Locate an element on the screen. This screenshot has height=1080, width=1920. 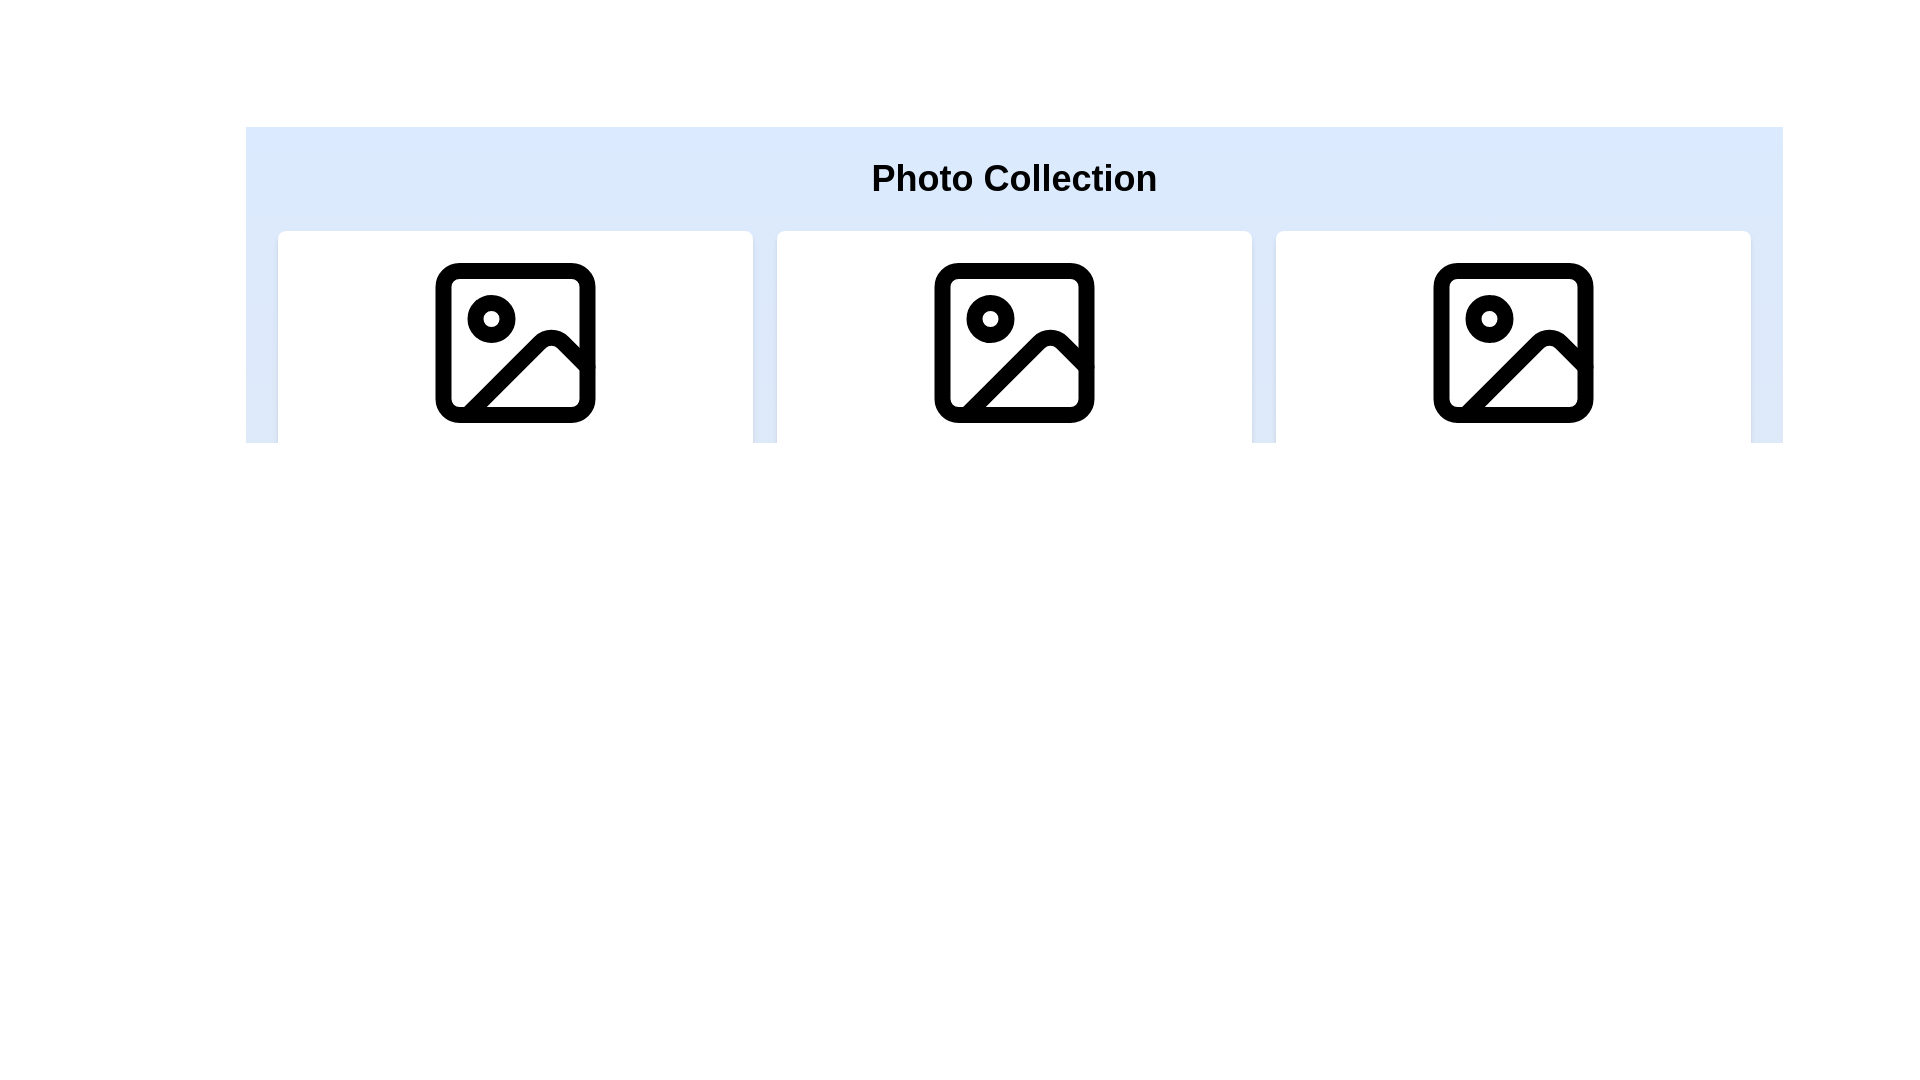
the first card in the sequence, which has a black photo outline icon on a white background is located at coordinates (515, 381).